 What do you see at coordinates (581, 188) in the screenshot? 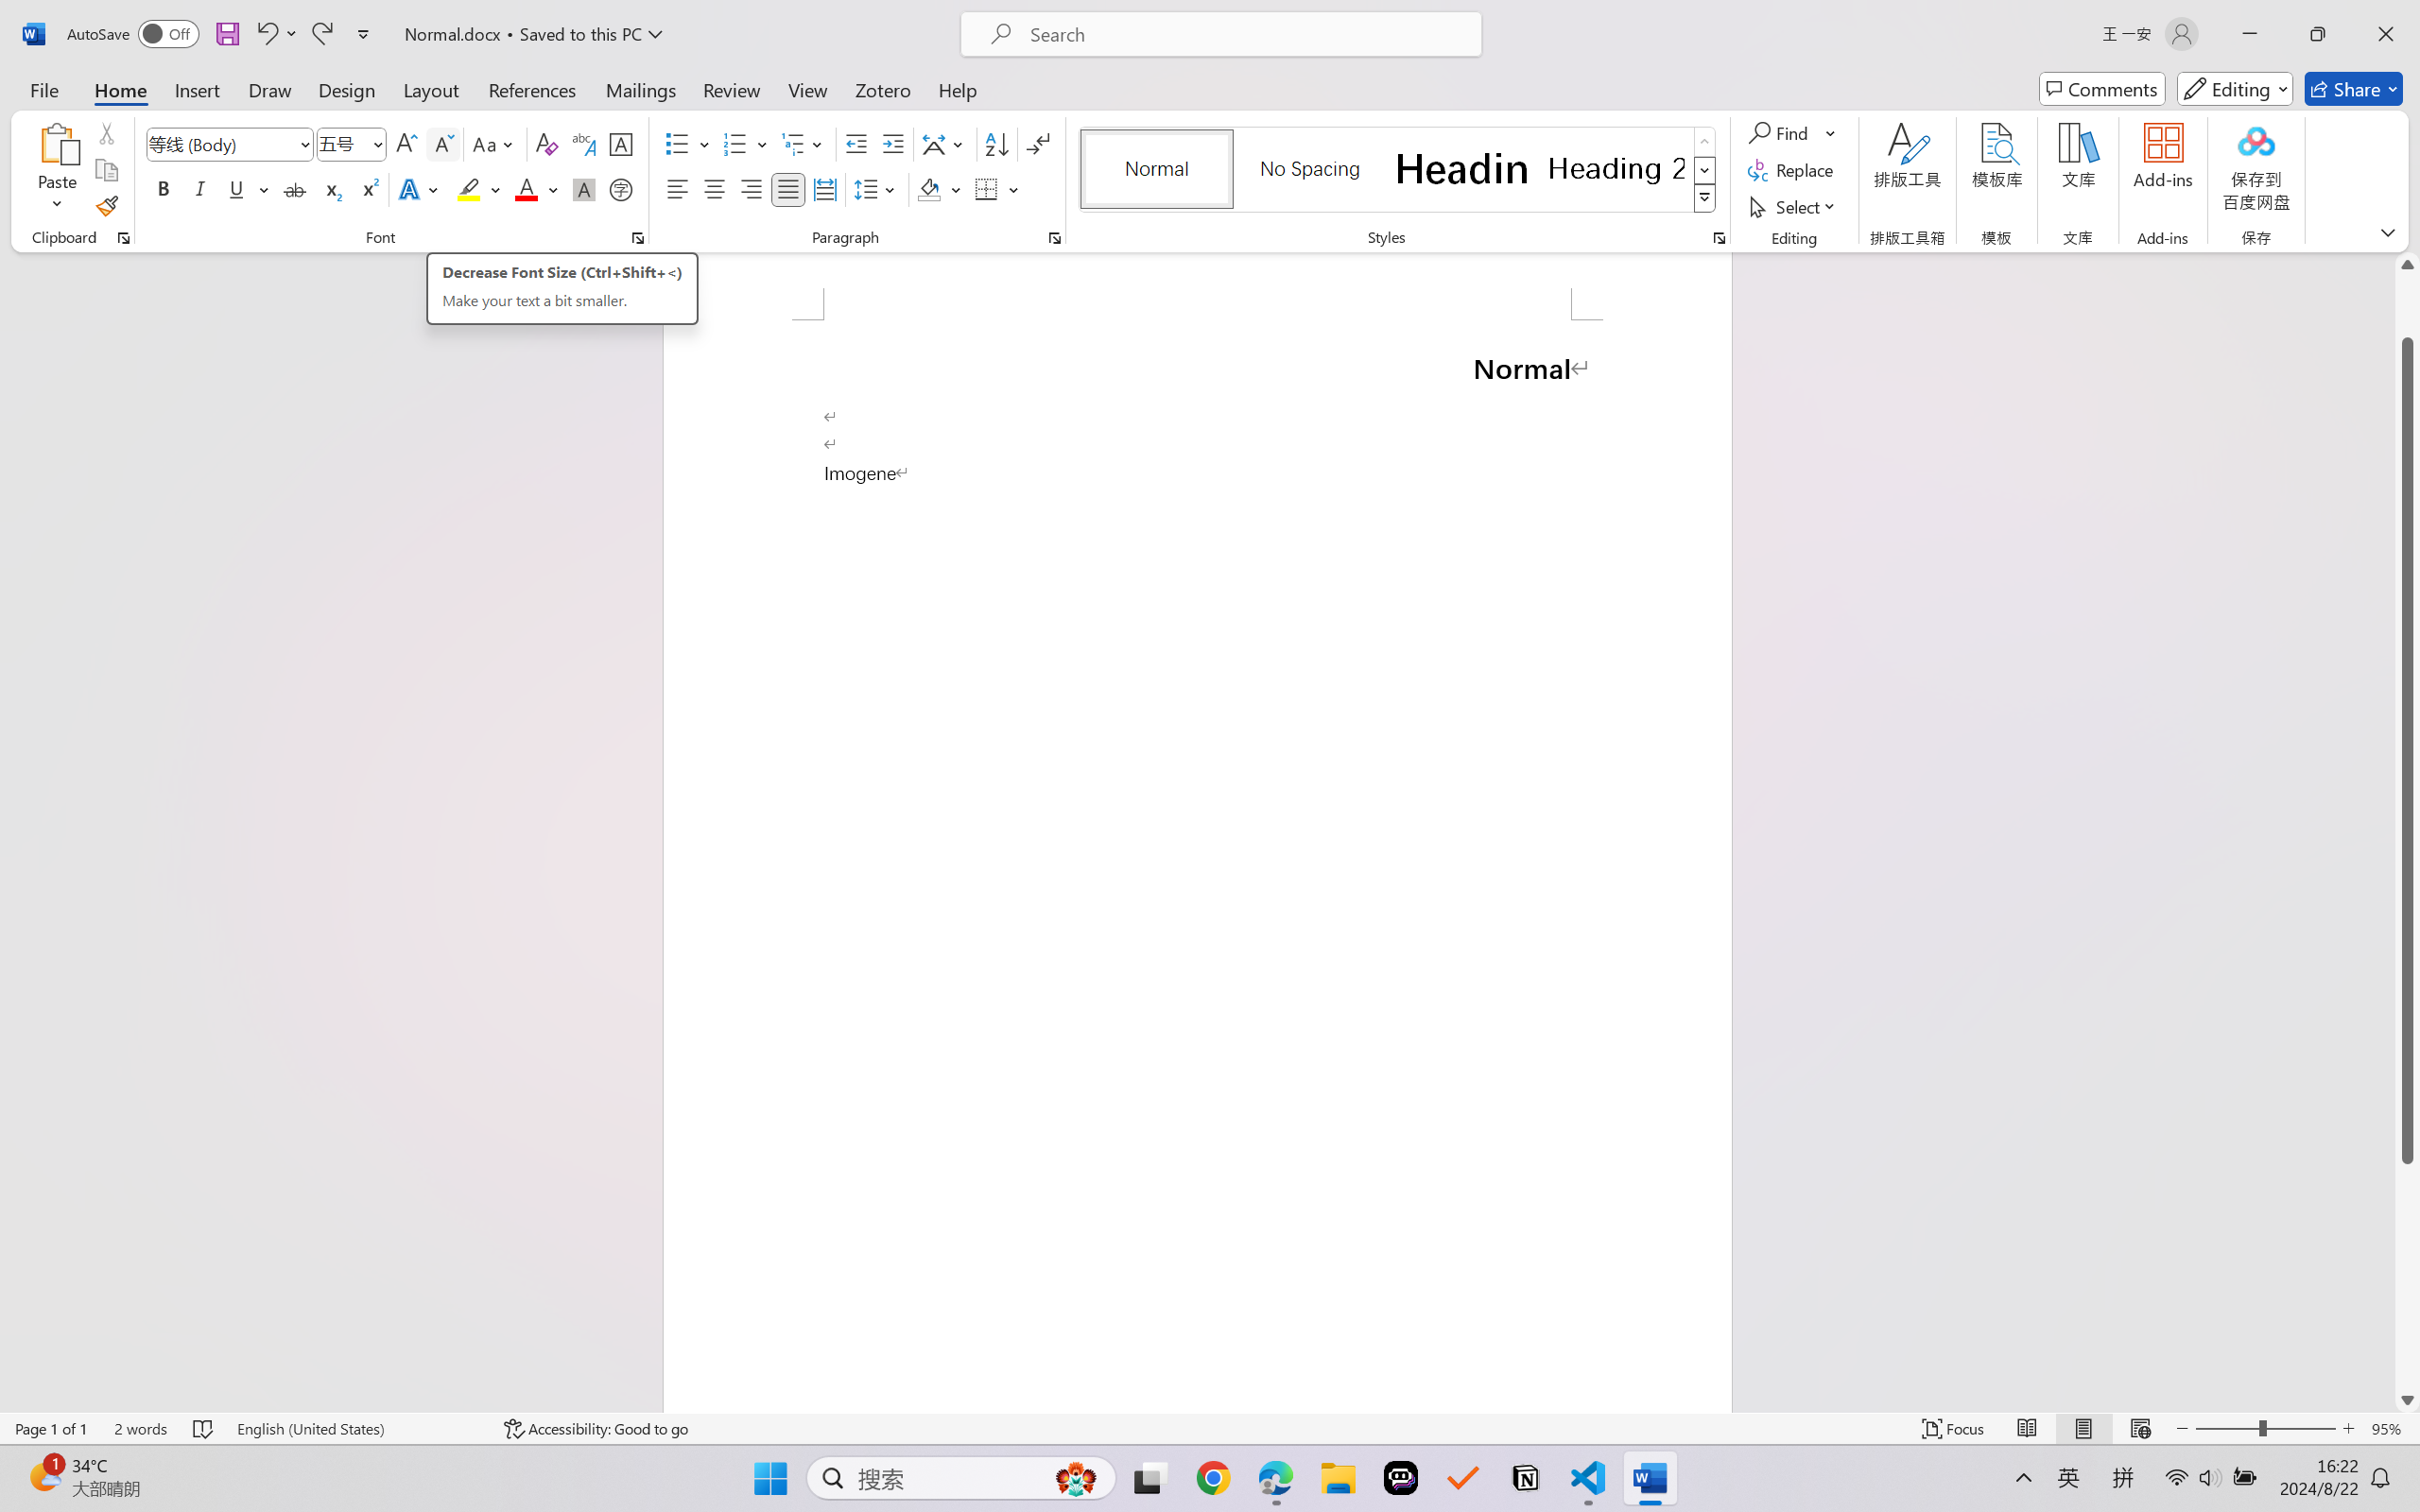
I see `'Character Shading'` at bounding box center [581, 188].